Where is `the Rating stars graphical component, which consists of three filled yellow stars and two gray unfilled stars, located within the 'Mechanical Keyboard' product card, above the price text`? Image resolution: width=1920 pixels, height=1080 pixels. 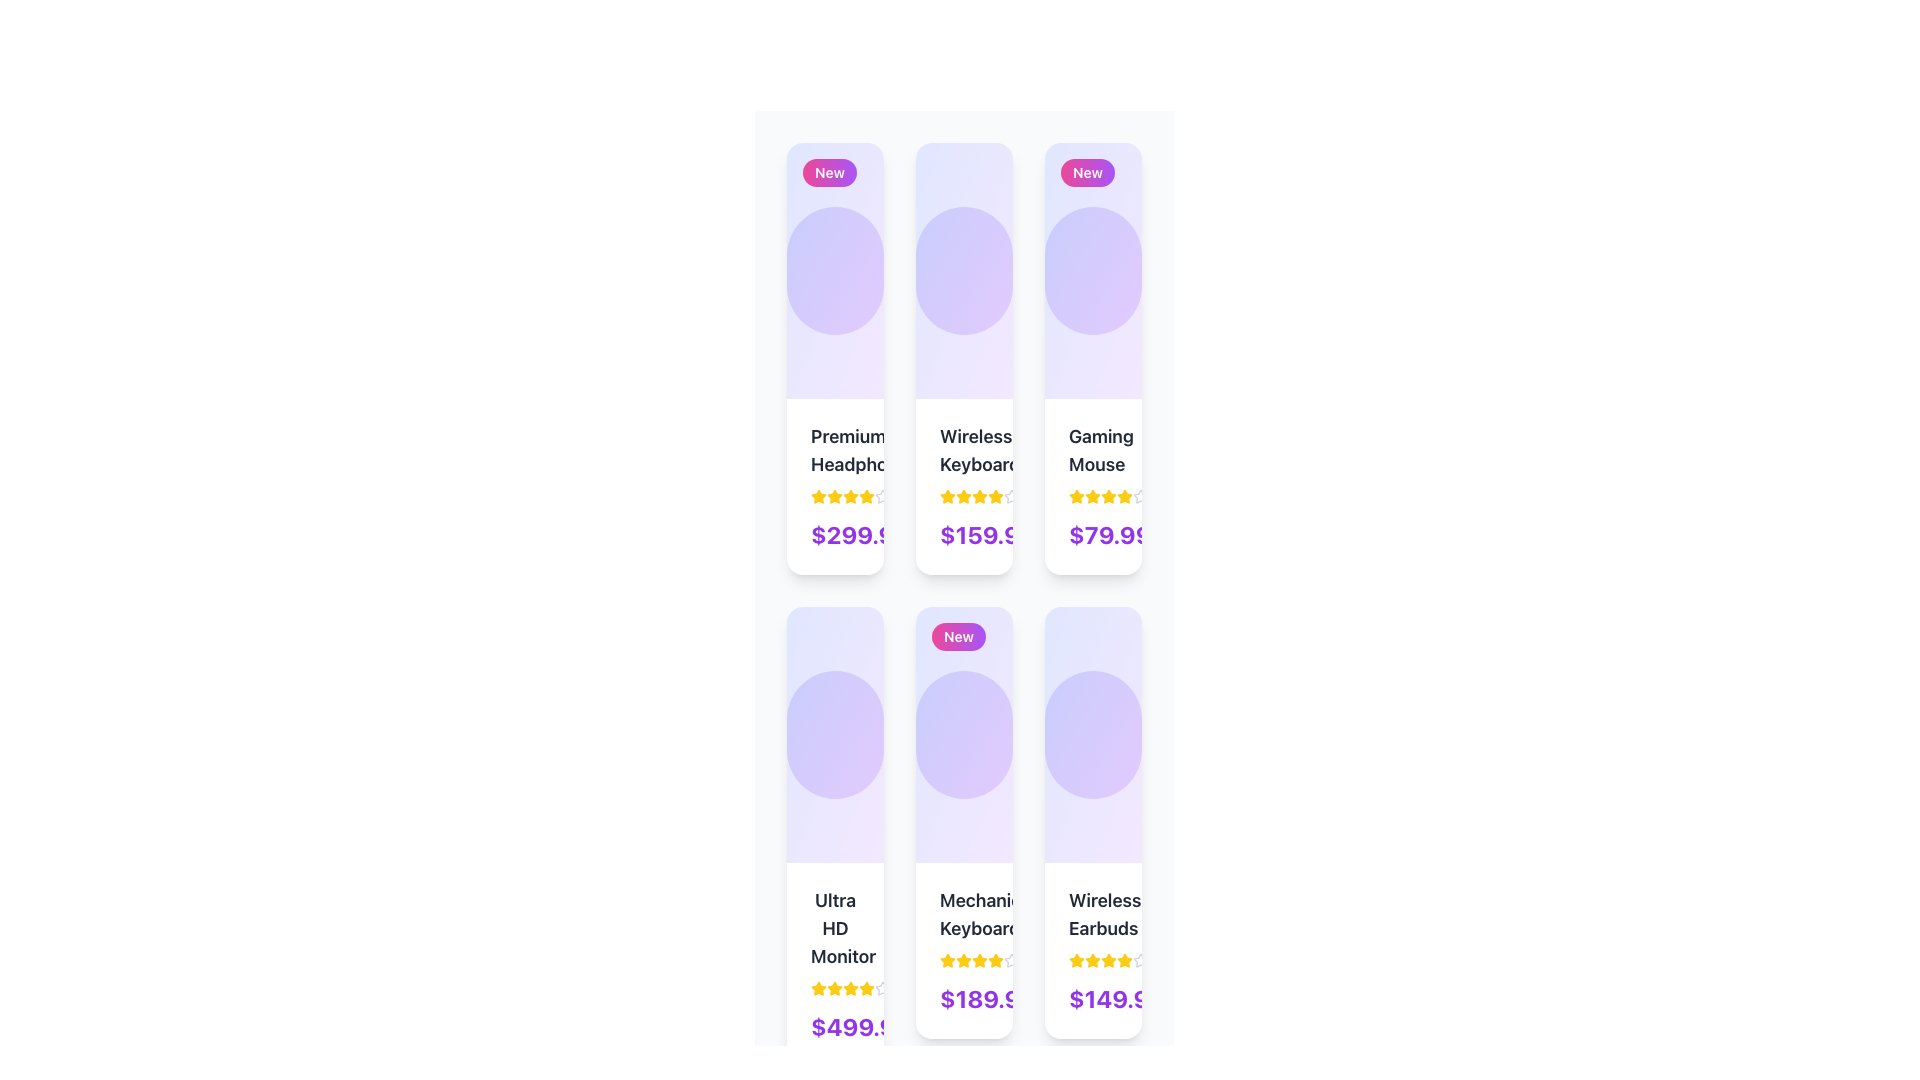
the Rating stars graphical component, which consists of three filled yellow stars and two gray unfilled stars, located within the 'Mechanical Keyboard' product card, above the price text is located at coordinates (964, 959).